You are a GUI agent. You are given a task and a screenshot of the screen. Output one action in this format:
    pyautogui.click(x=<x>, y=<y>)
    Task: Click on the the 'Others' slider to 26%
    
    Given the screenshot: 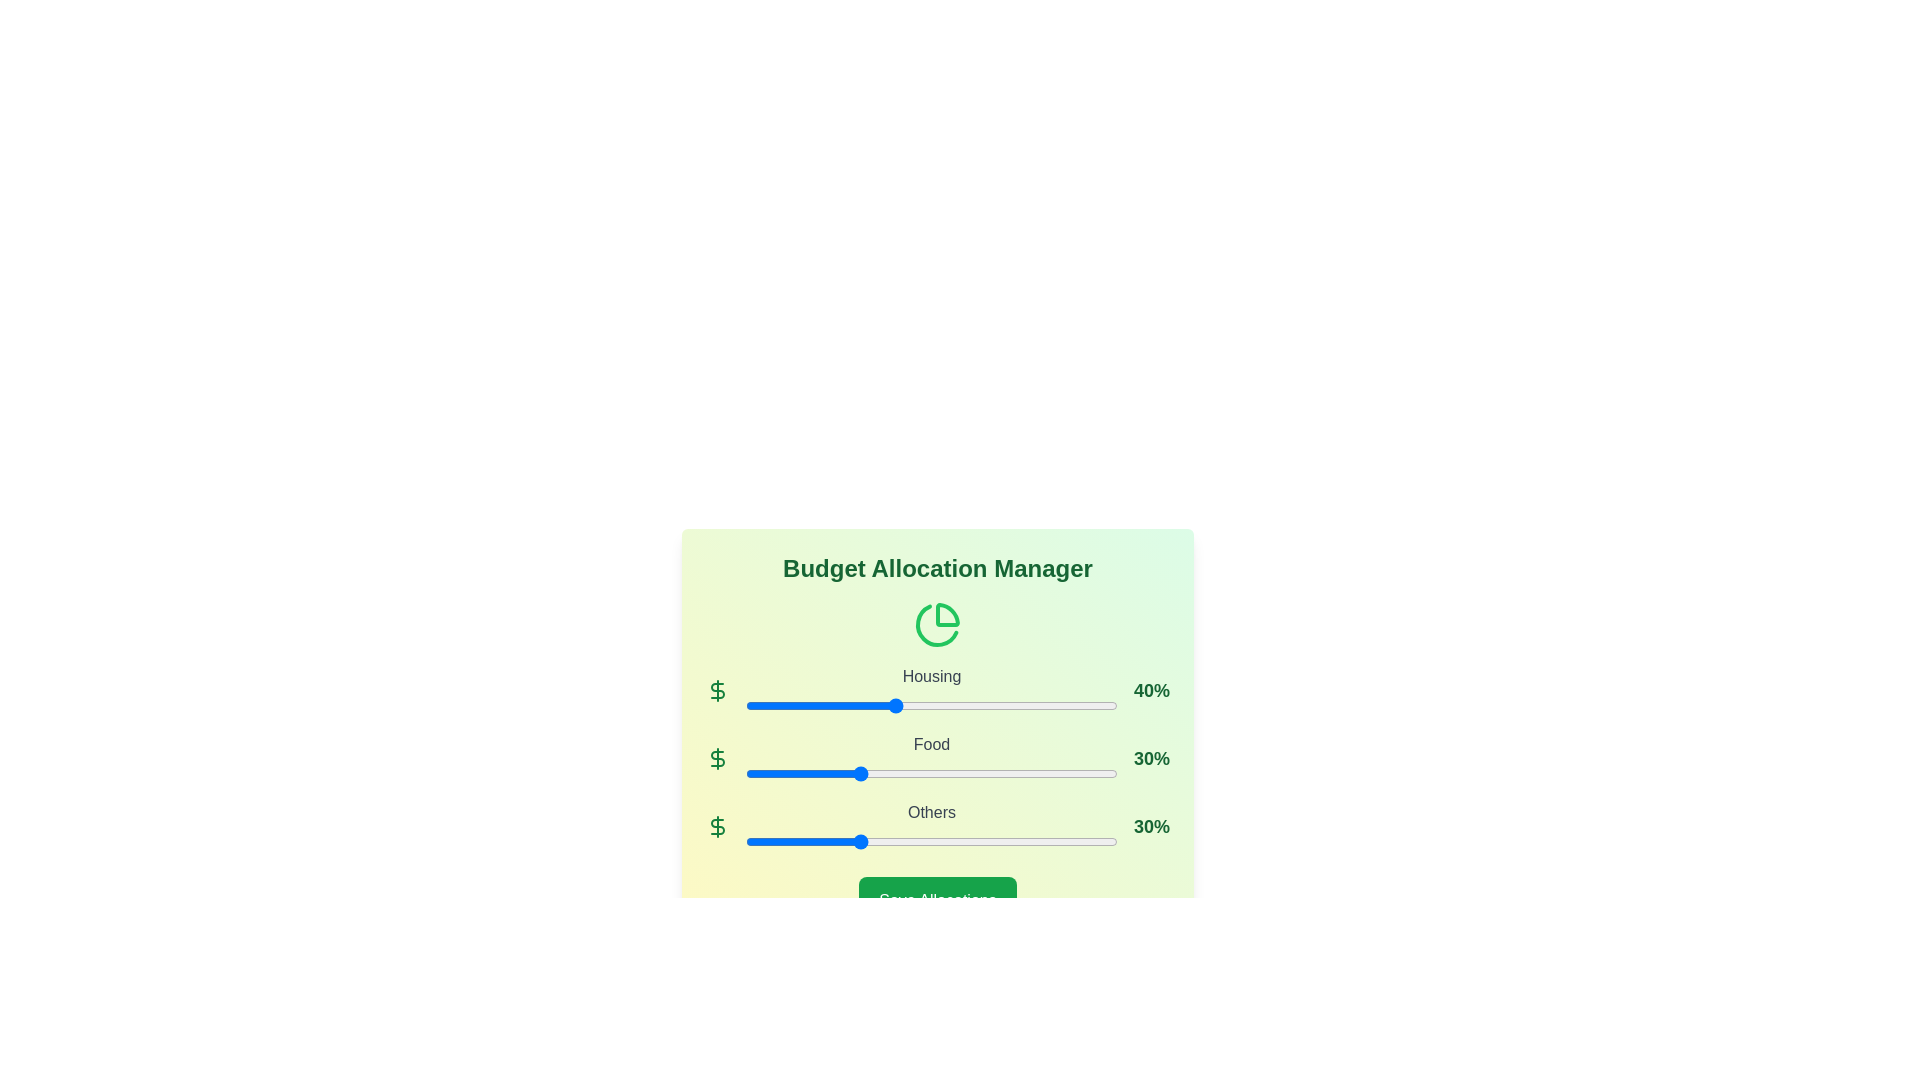 What is the action you would take?
    pyautogui.click(x=842, y=841)
    